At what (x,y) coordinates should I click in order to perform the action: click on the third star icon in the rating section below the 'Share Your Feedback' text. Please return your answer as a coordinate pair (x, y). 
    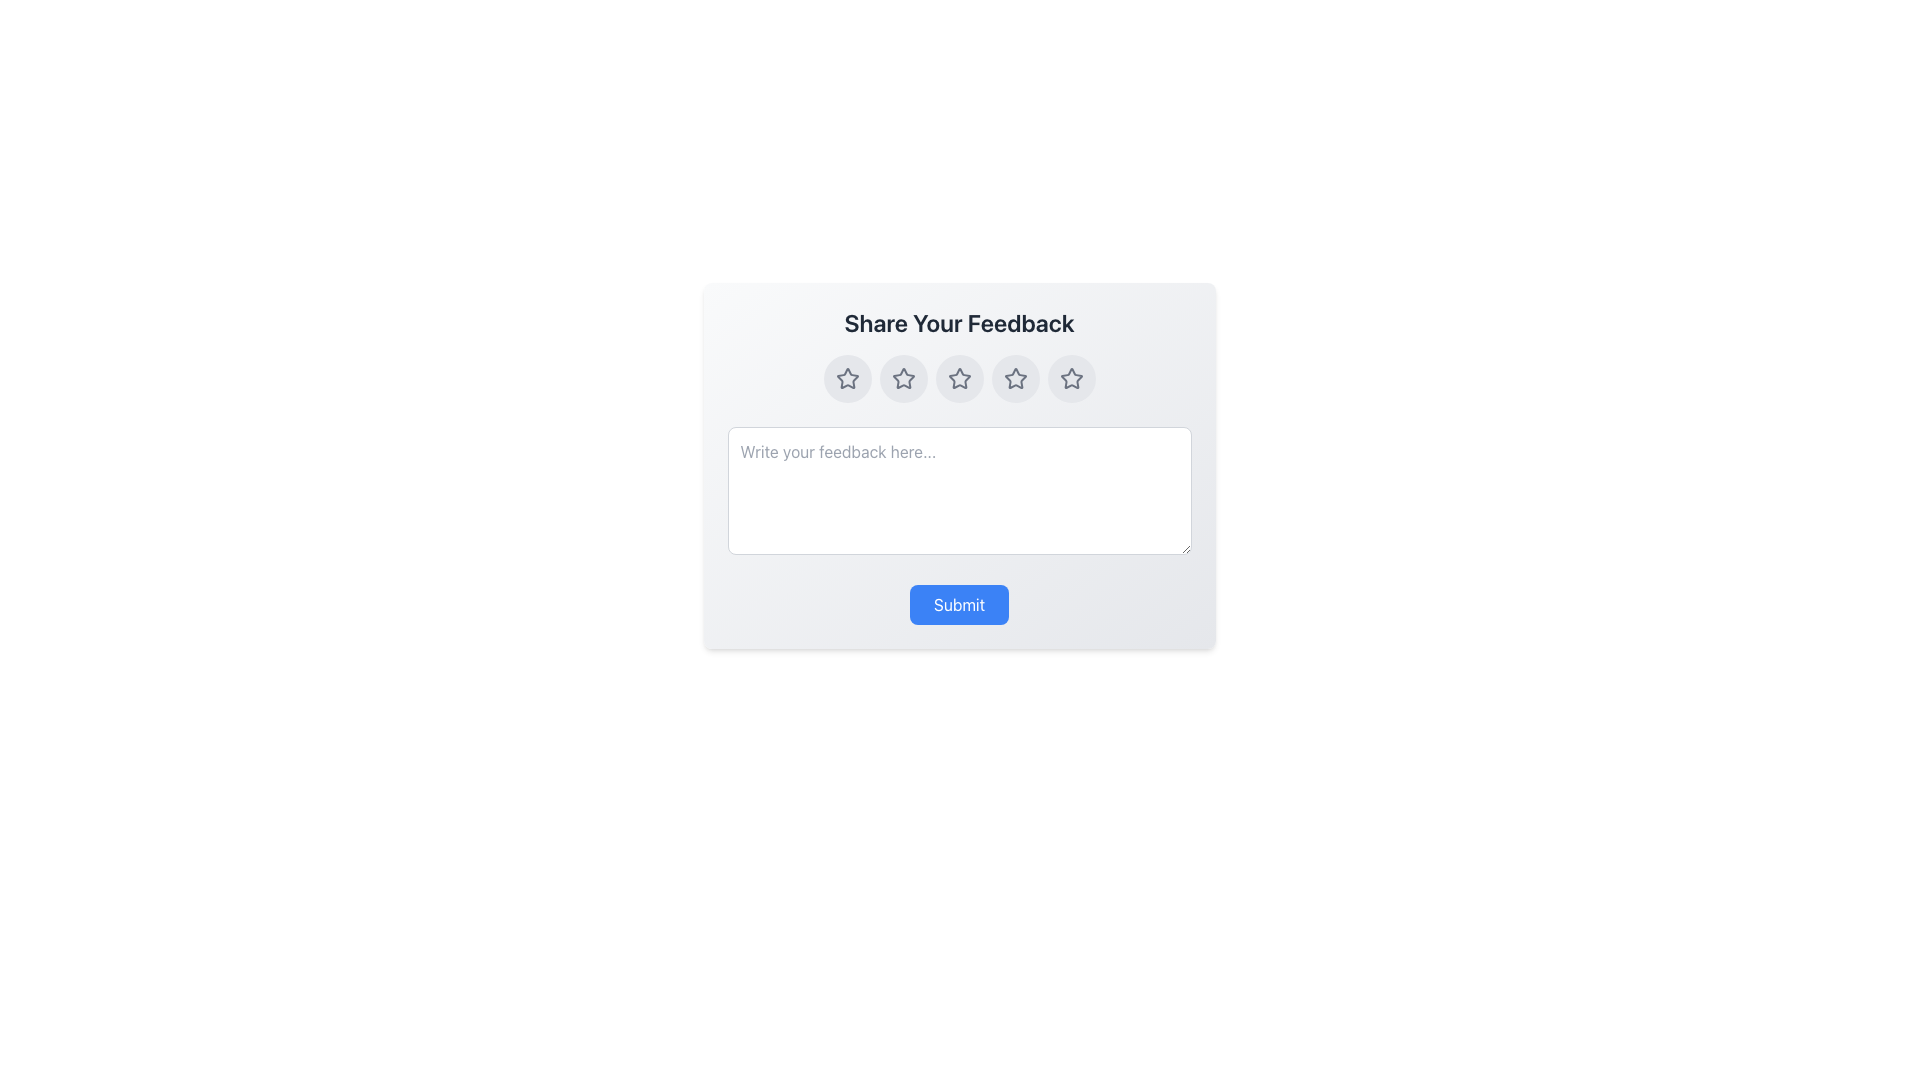
    Looking at the image, I should click on (958, 378).